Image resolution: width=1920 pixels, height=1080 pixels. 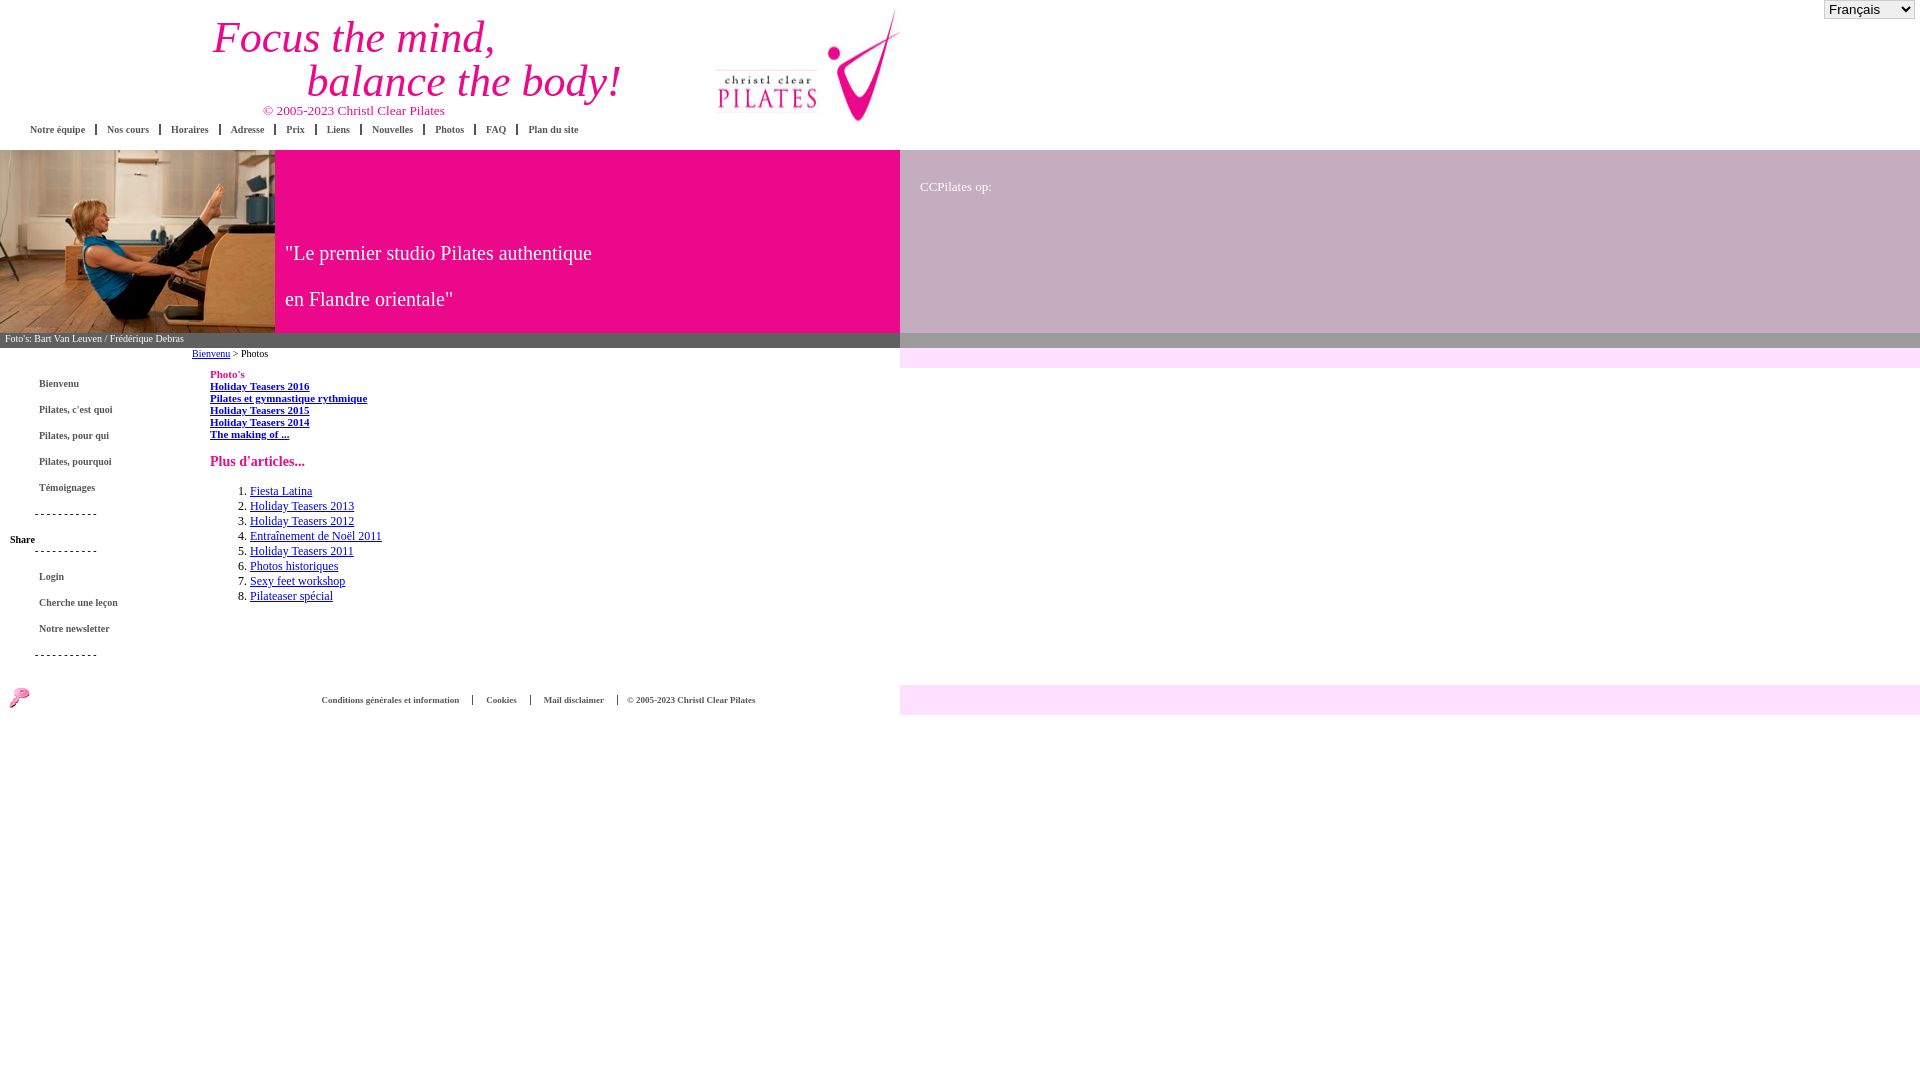 What do you see at coordinates (296, 581) in the screenshot?
I see `'Sexy feet workshop'` at bounding box center [296, 581].